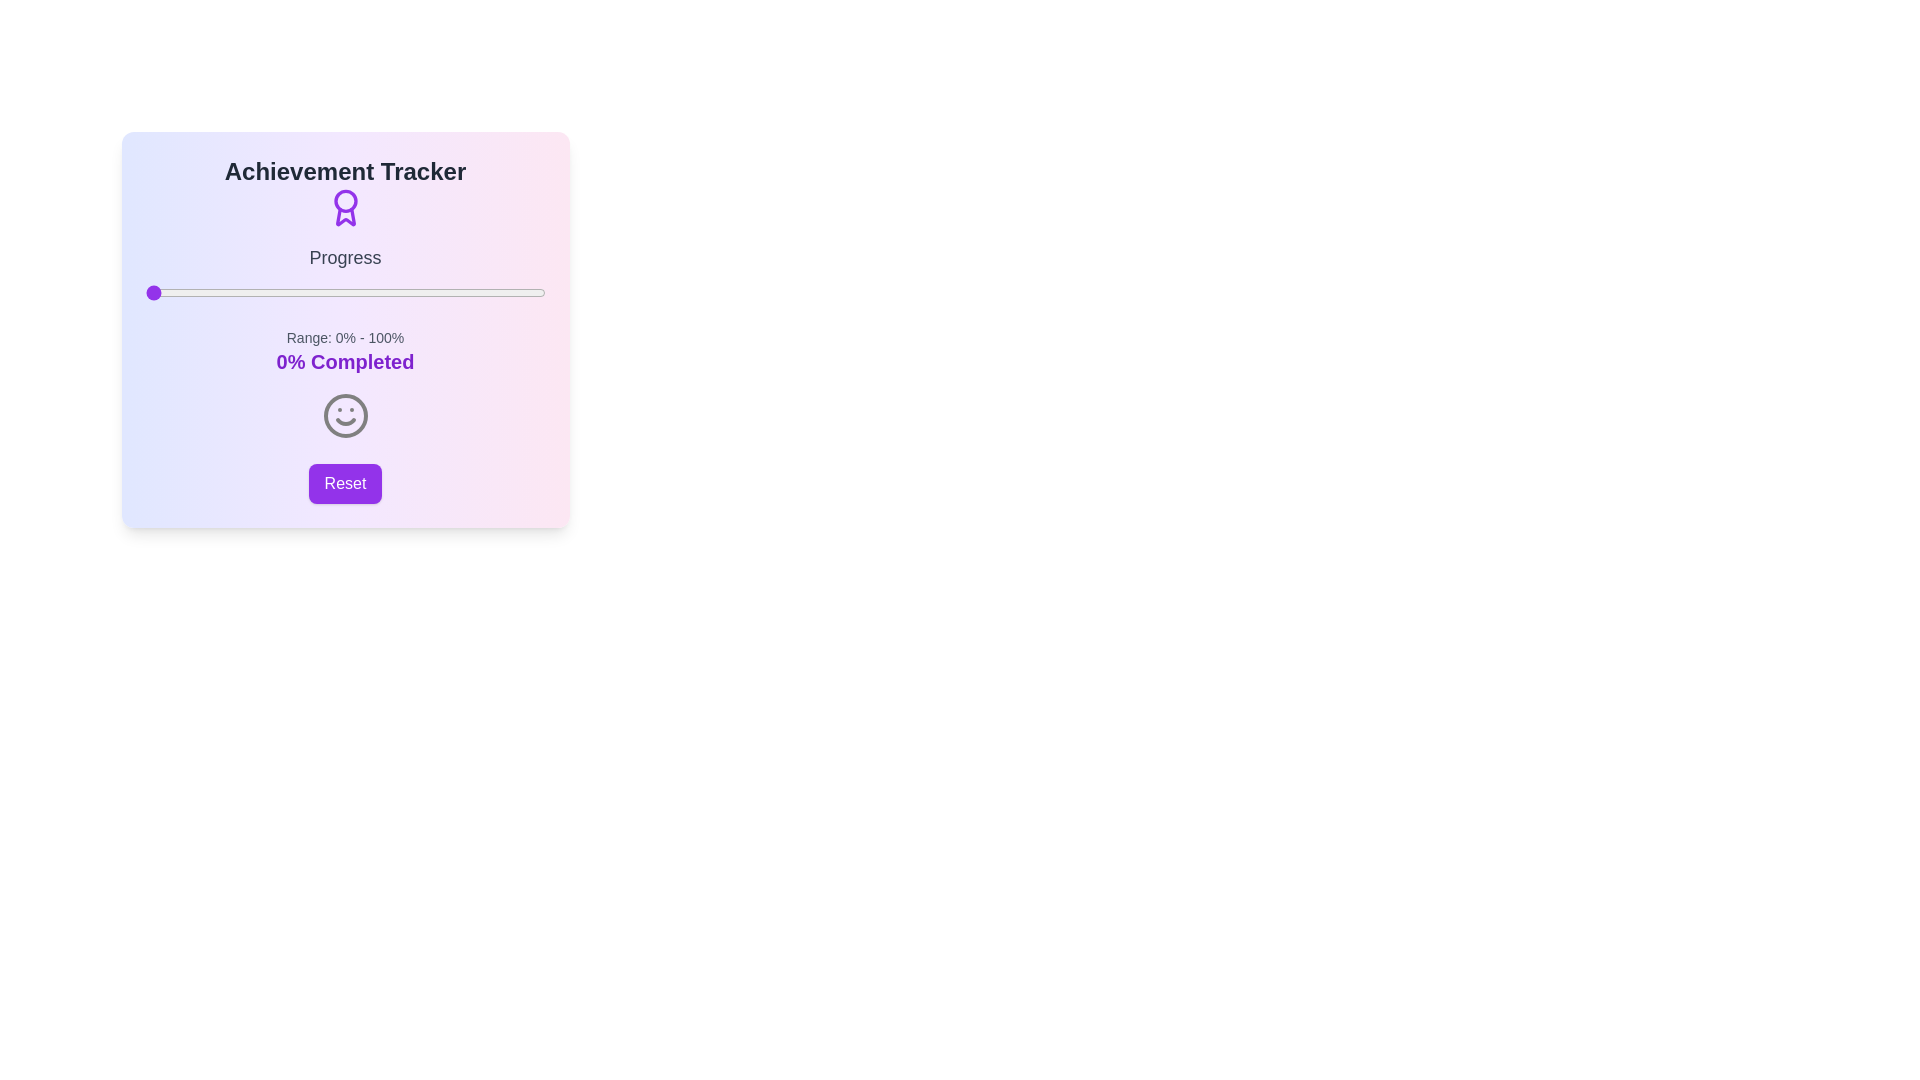  What do you see at coordinates (345, 293) in the screenshot?
I see `the interactive element slider` at bounding box center [345, 293].